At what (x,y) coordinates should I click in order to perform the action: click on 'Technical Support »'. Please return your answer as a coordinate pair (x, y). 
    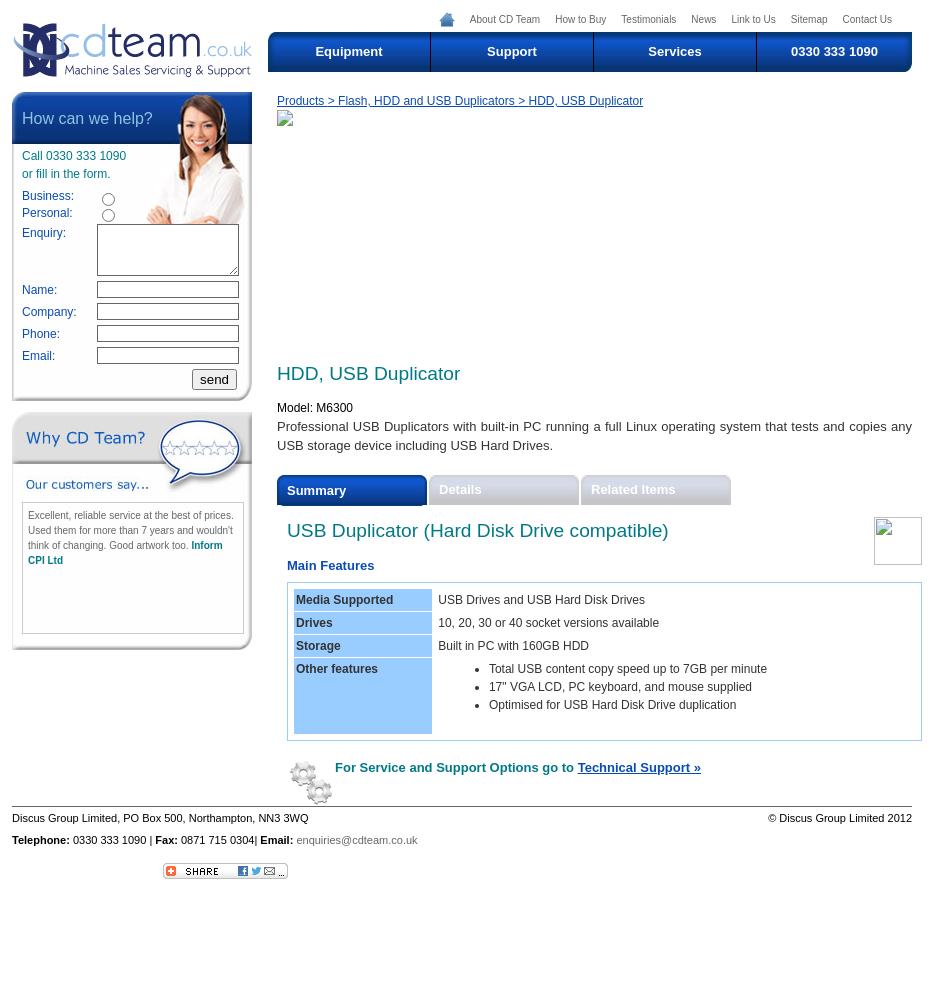
    Looking at the image, I should click on (637, 766).